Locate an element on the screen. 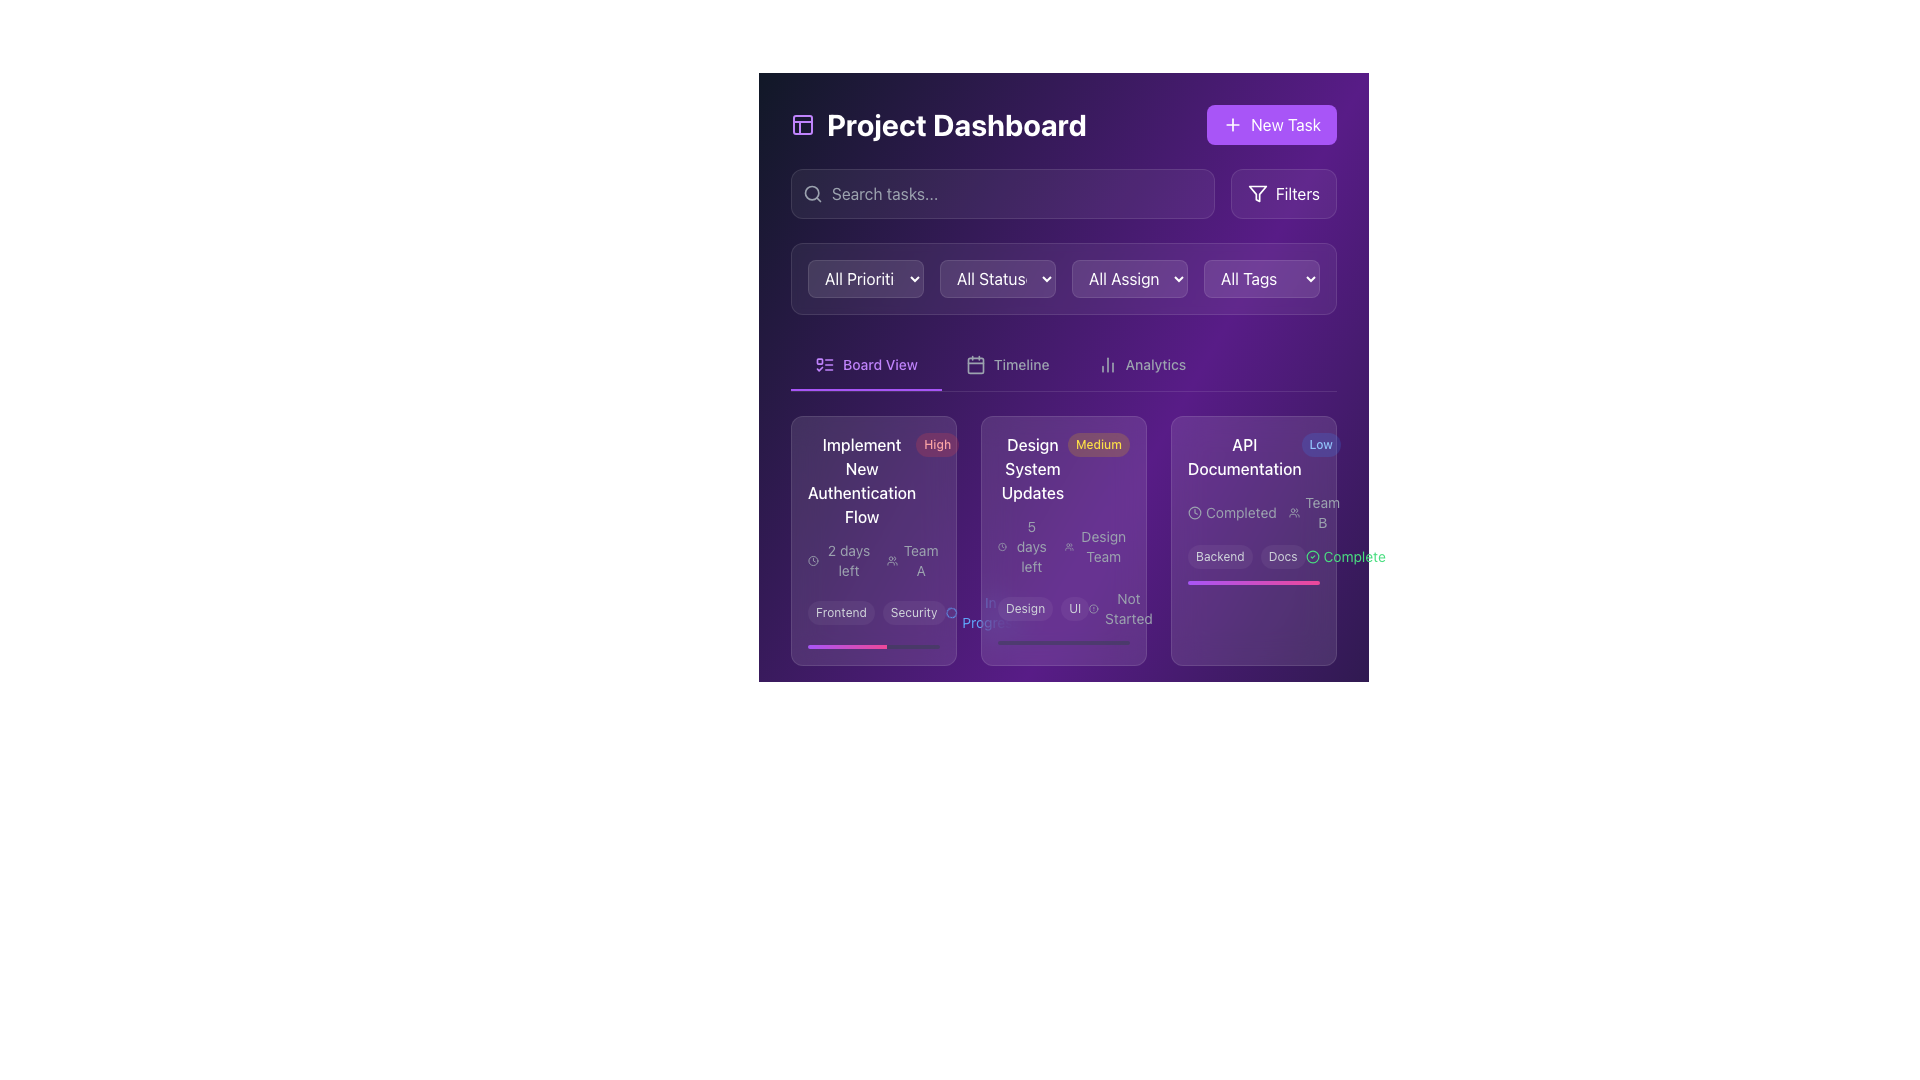 This screenshot has width=1920, height=1080. the Tag group element located above the progress indicator bar in the task card titled 'Implement New Authentication Flow' is located at coordinates (876, 612).